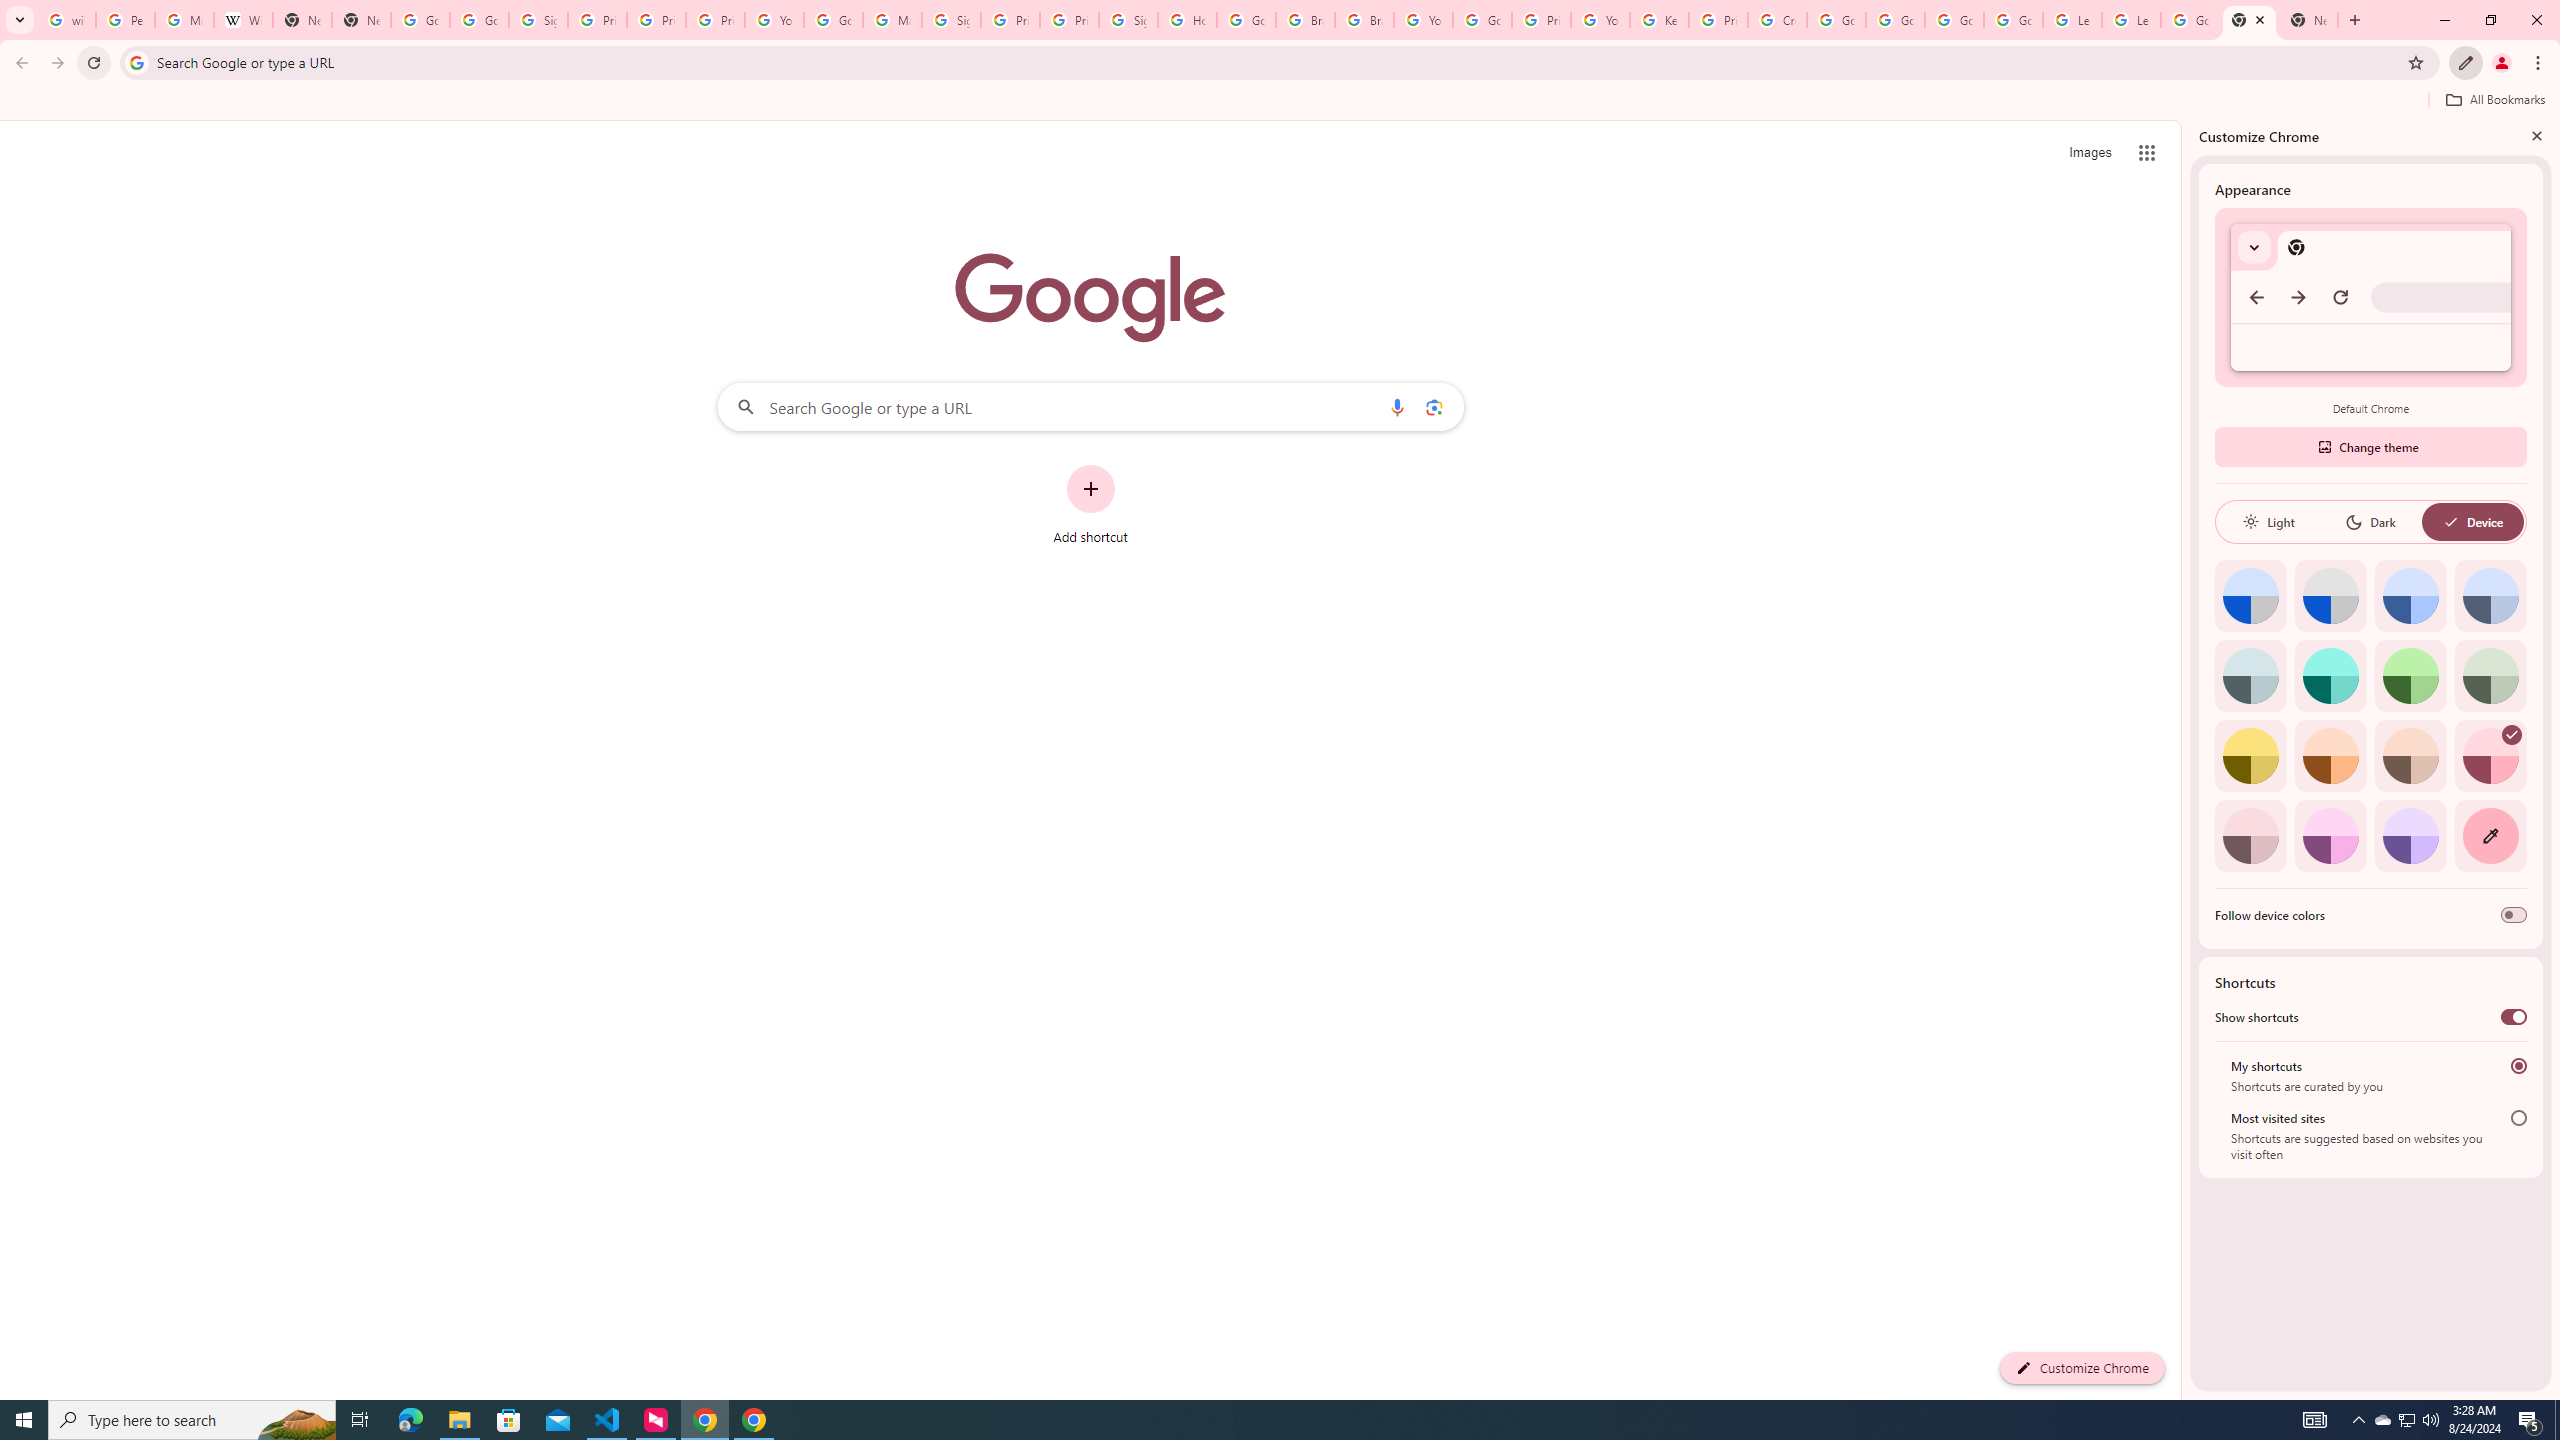  I want to click on 'AutomationID: baseSvg', so click(2450, 521).